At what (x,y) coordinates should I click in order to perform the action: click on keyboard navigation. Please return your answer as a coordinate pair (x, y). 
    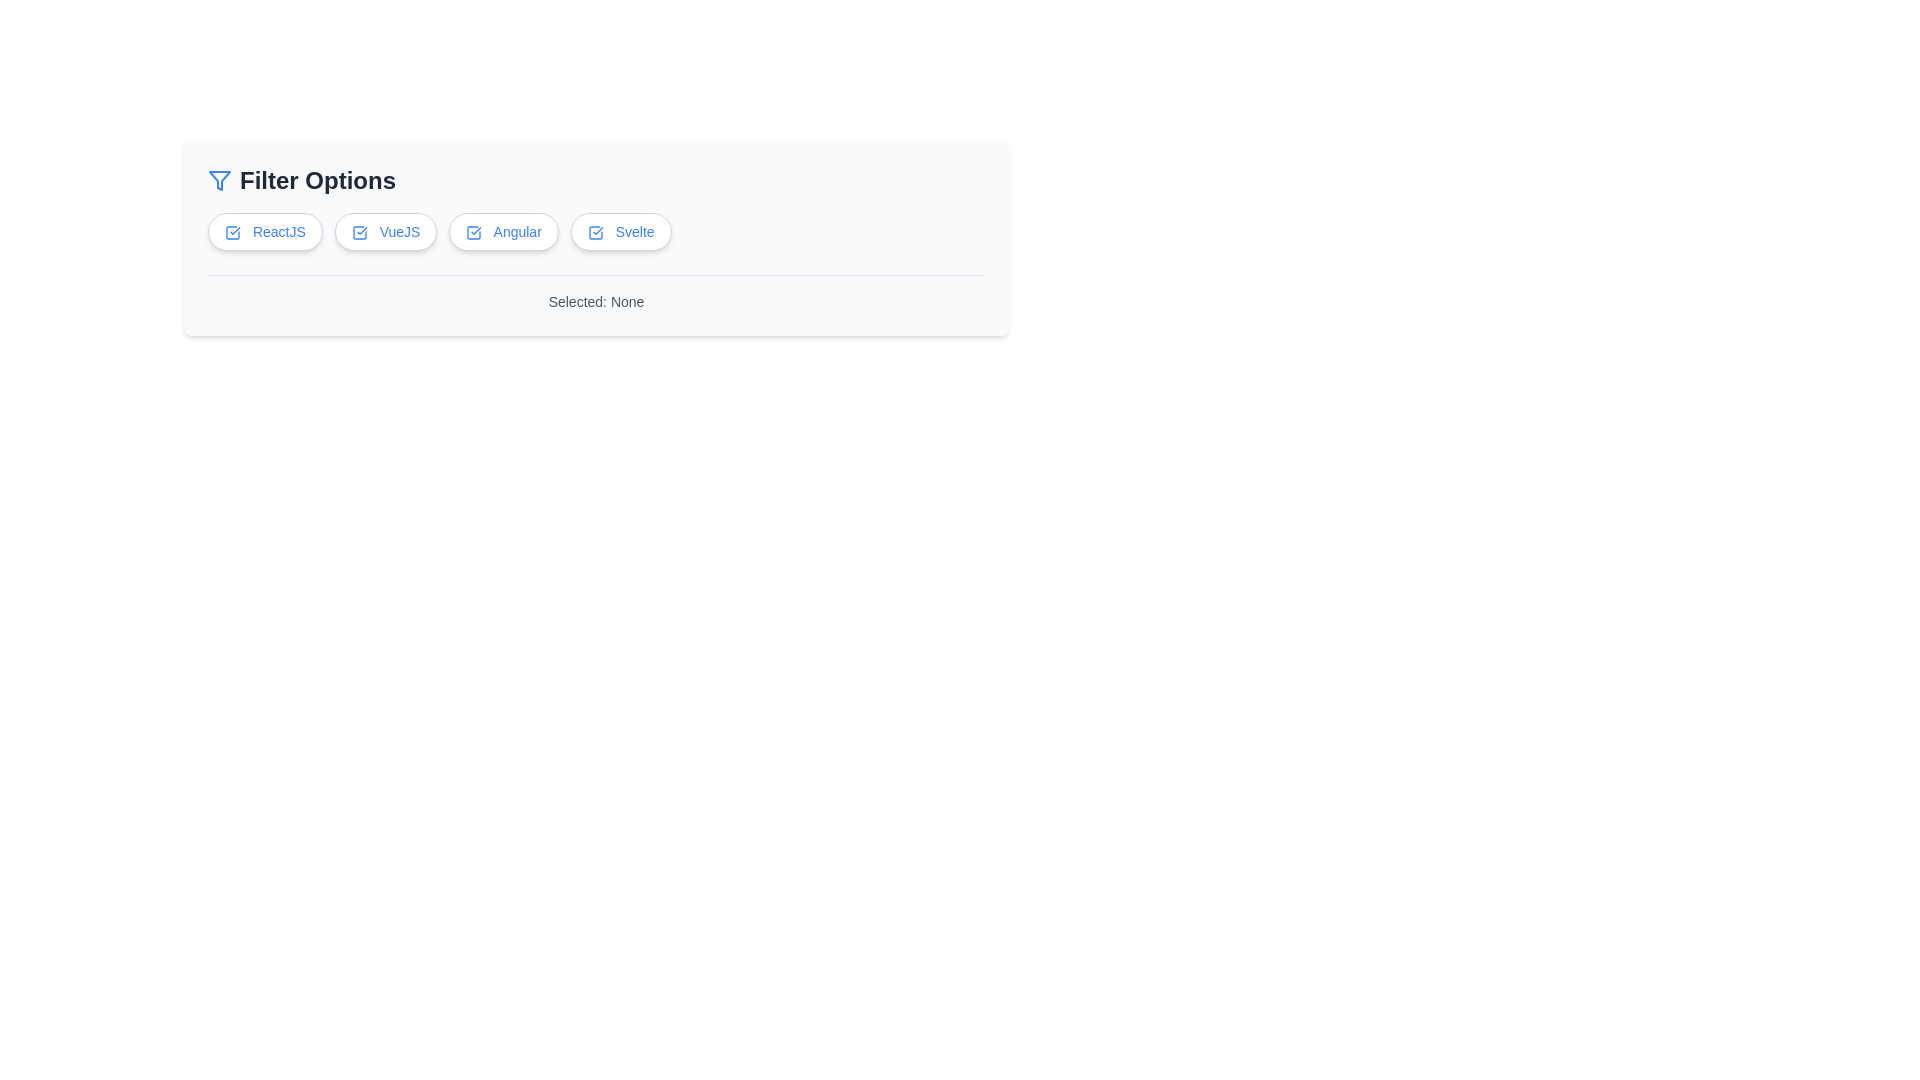
    Looking at the image, I should click on (595, 230).